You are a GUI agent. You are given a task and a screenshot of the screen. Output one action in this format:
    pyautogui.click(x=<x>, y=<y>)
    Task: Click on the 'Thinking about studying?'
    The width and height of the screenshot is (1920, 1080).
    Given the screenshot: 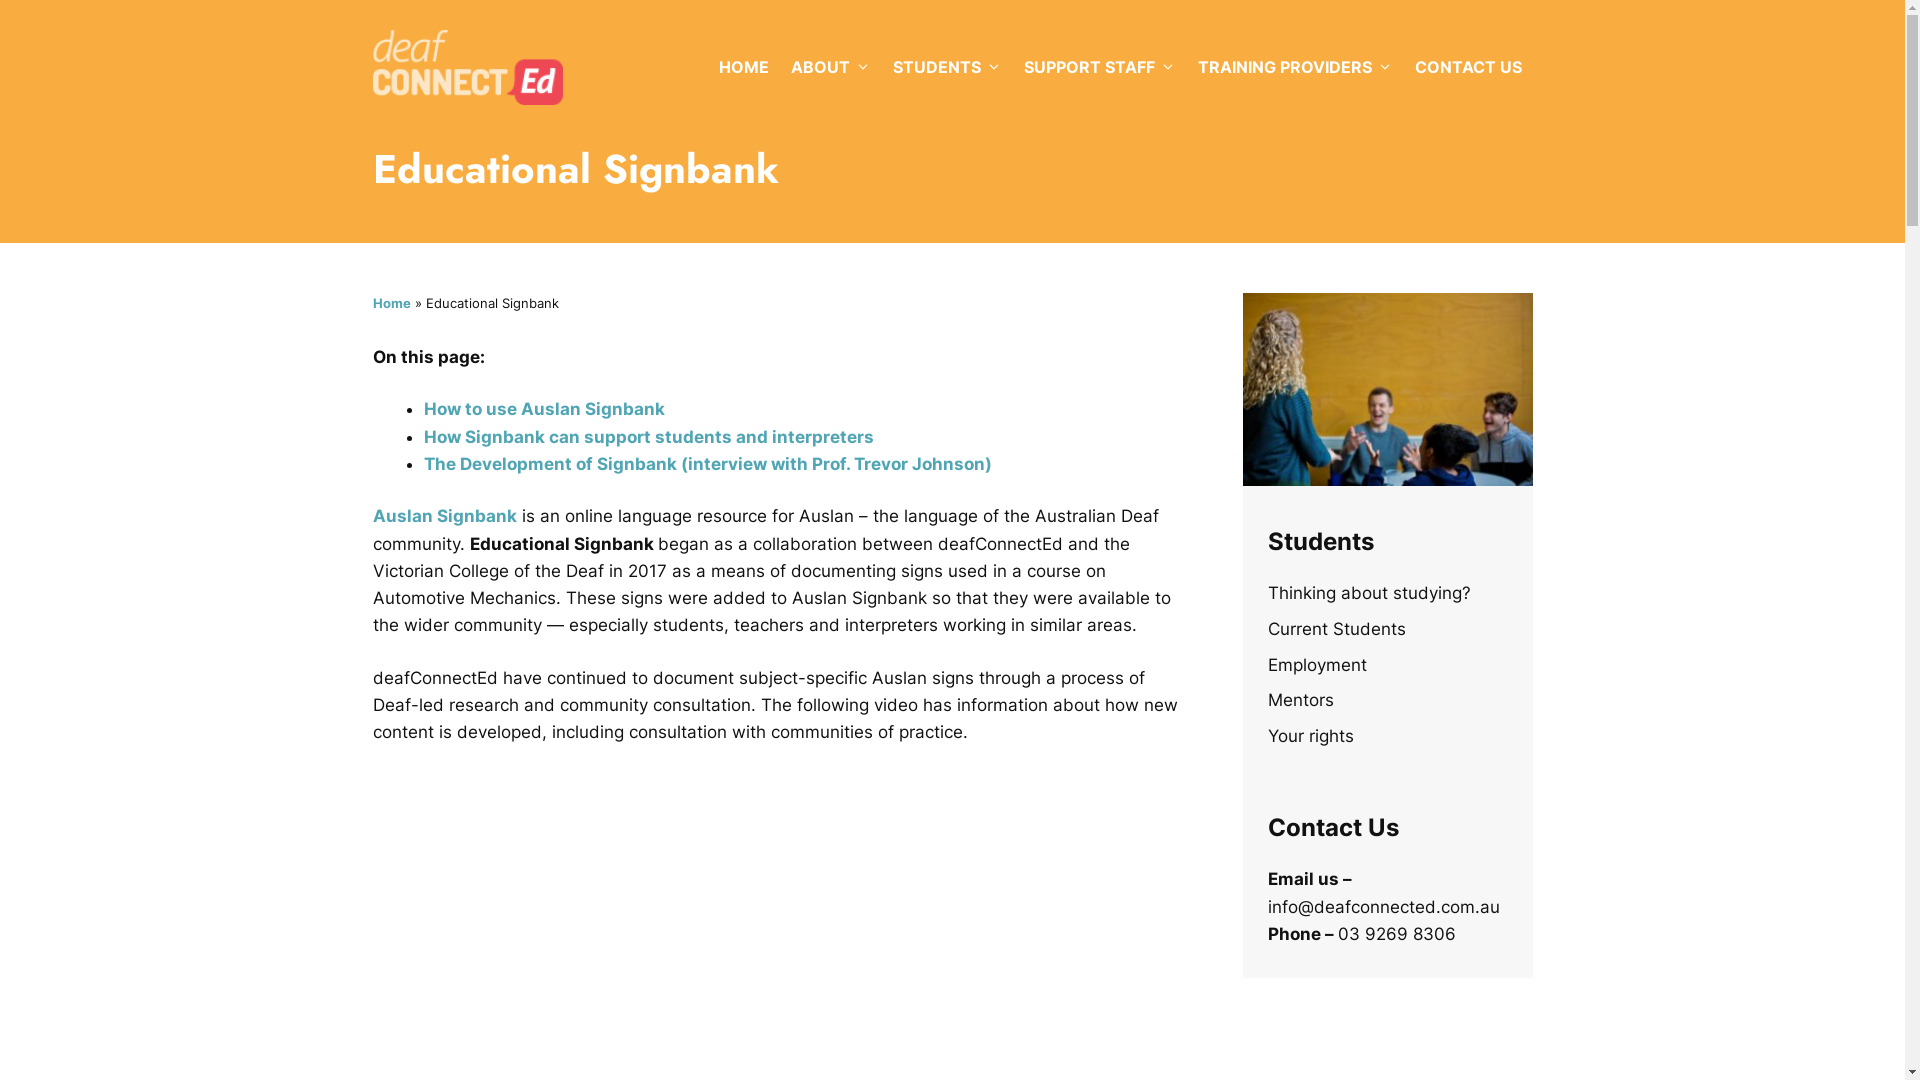 What is the action you would take?
    pyautogui.click(x=1368, y=592)
    